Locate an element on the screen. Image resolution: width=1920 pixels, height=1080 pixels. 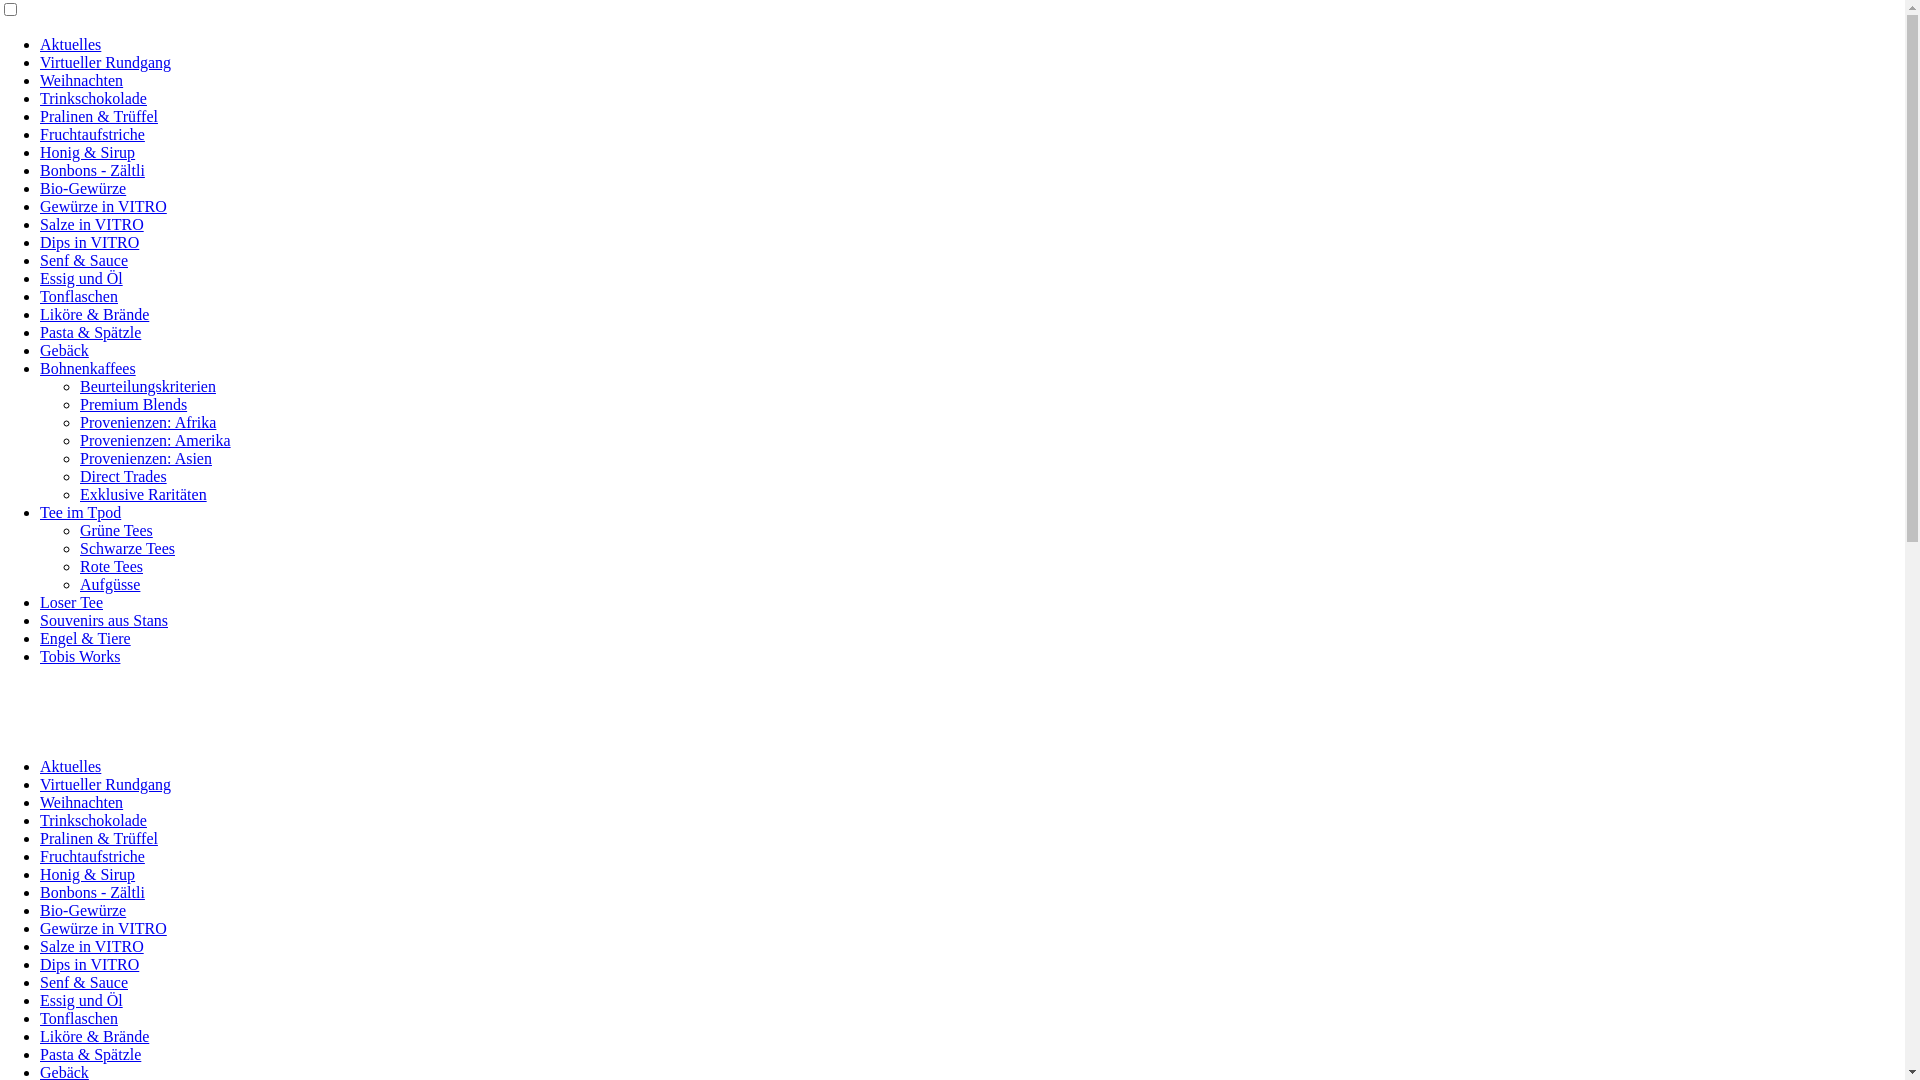
'Premium Blends' is located at coordinates (132, 404).